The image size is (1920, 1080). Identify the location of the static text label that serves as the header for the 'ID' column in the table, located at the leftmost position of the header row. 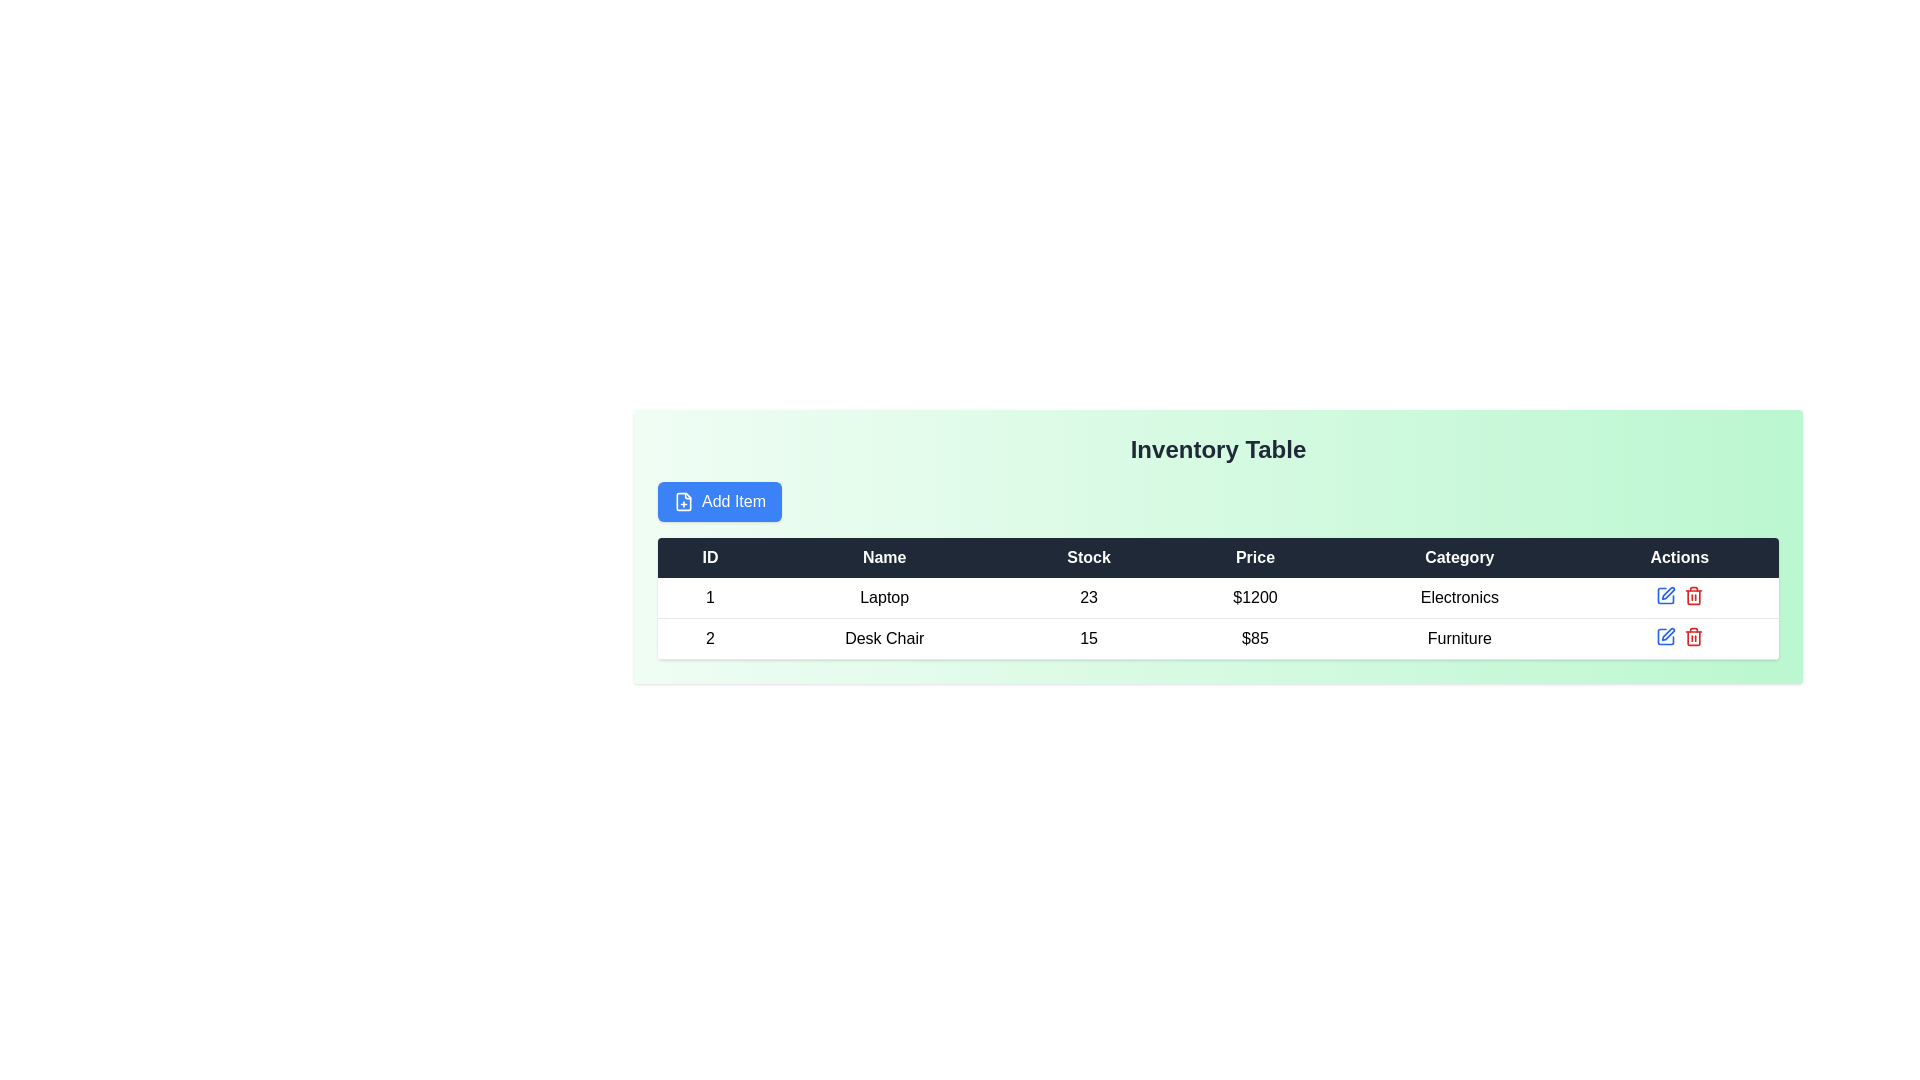
(710, 558).